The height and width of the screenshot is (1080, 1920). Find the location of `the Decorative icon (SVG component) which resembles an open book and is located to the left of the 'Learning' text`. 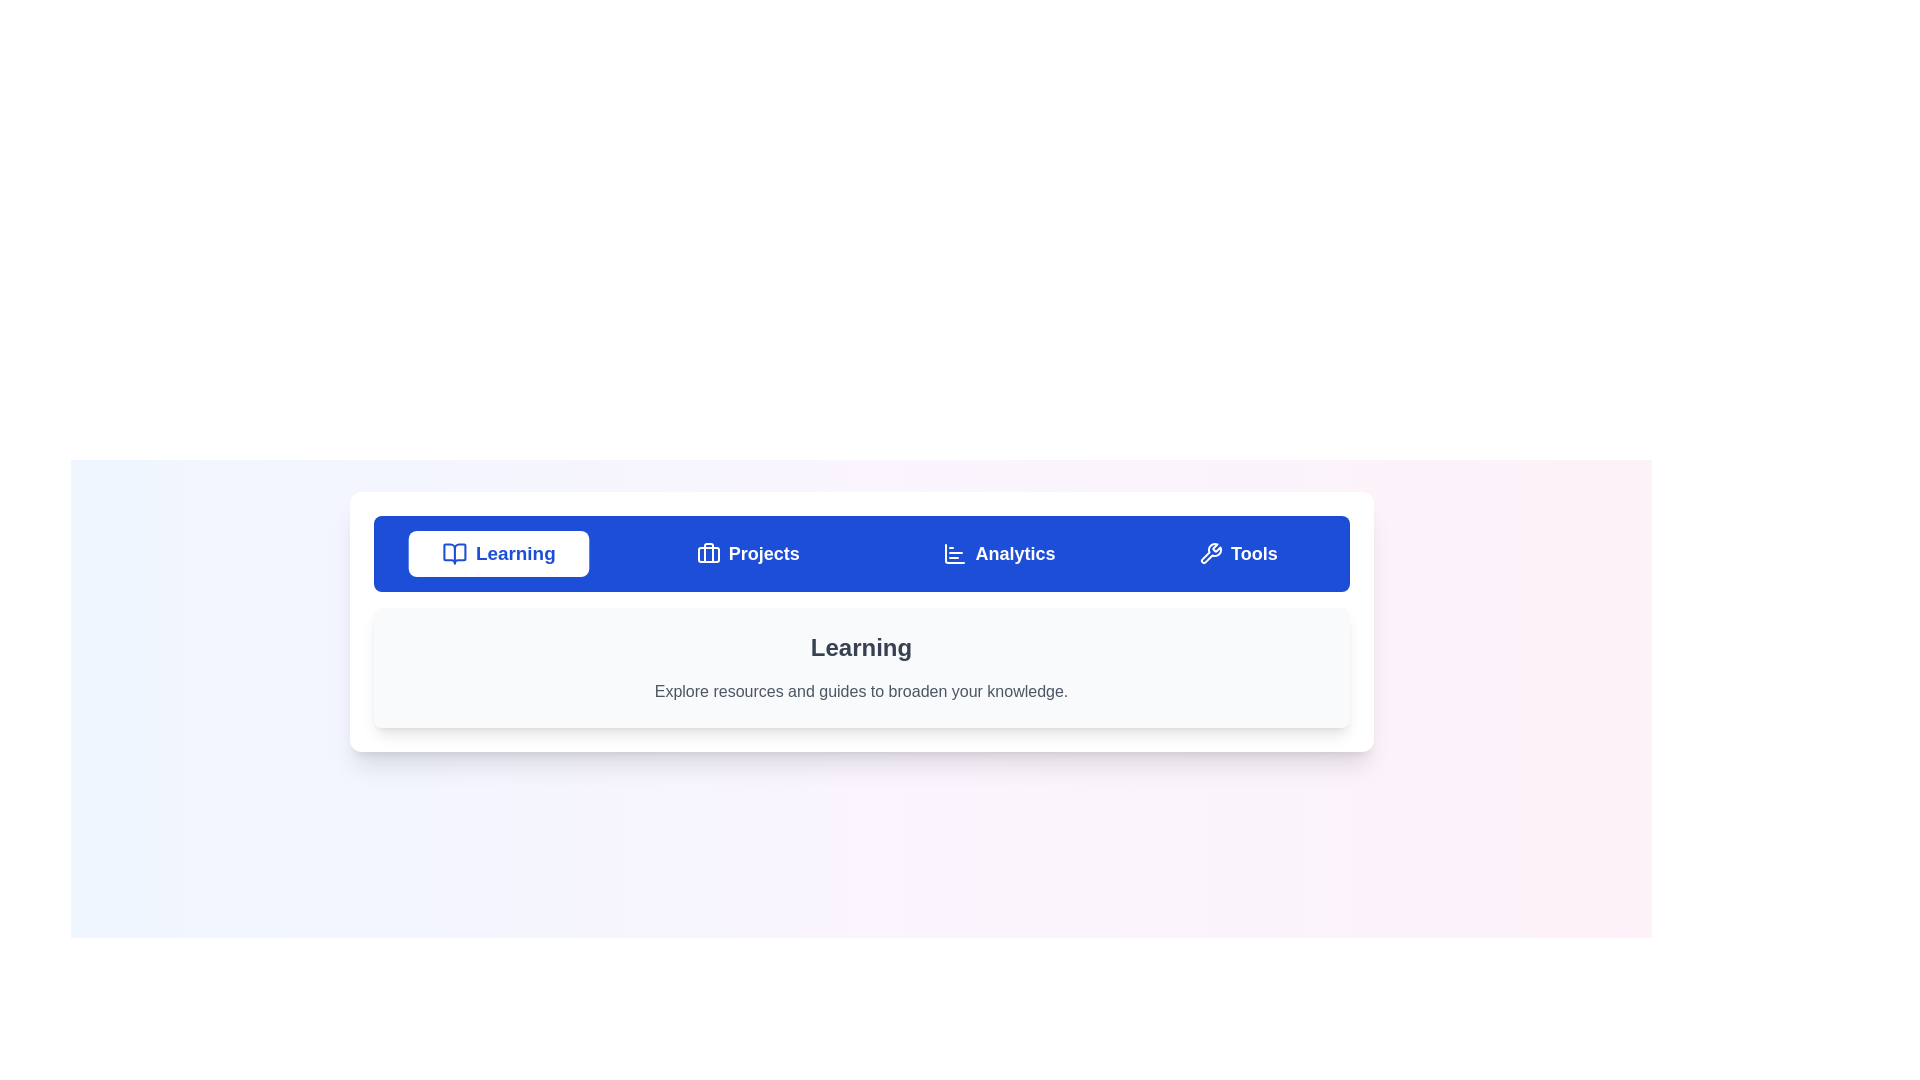

the Decorative icon (SVG component) which resembles an open book and is located to the left of the 'Learning' text is located at coordinates (454, 554).